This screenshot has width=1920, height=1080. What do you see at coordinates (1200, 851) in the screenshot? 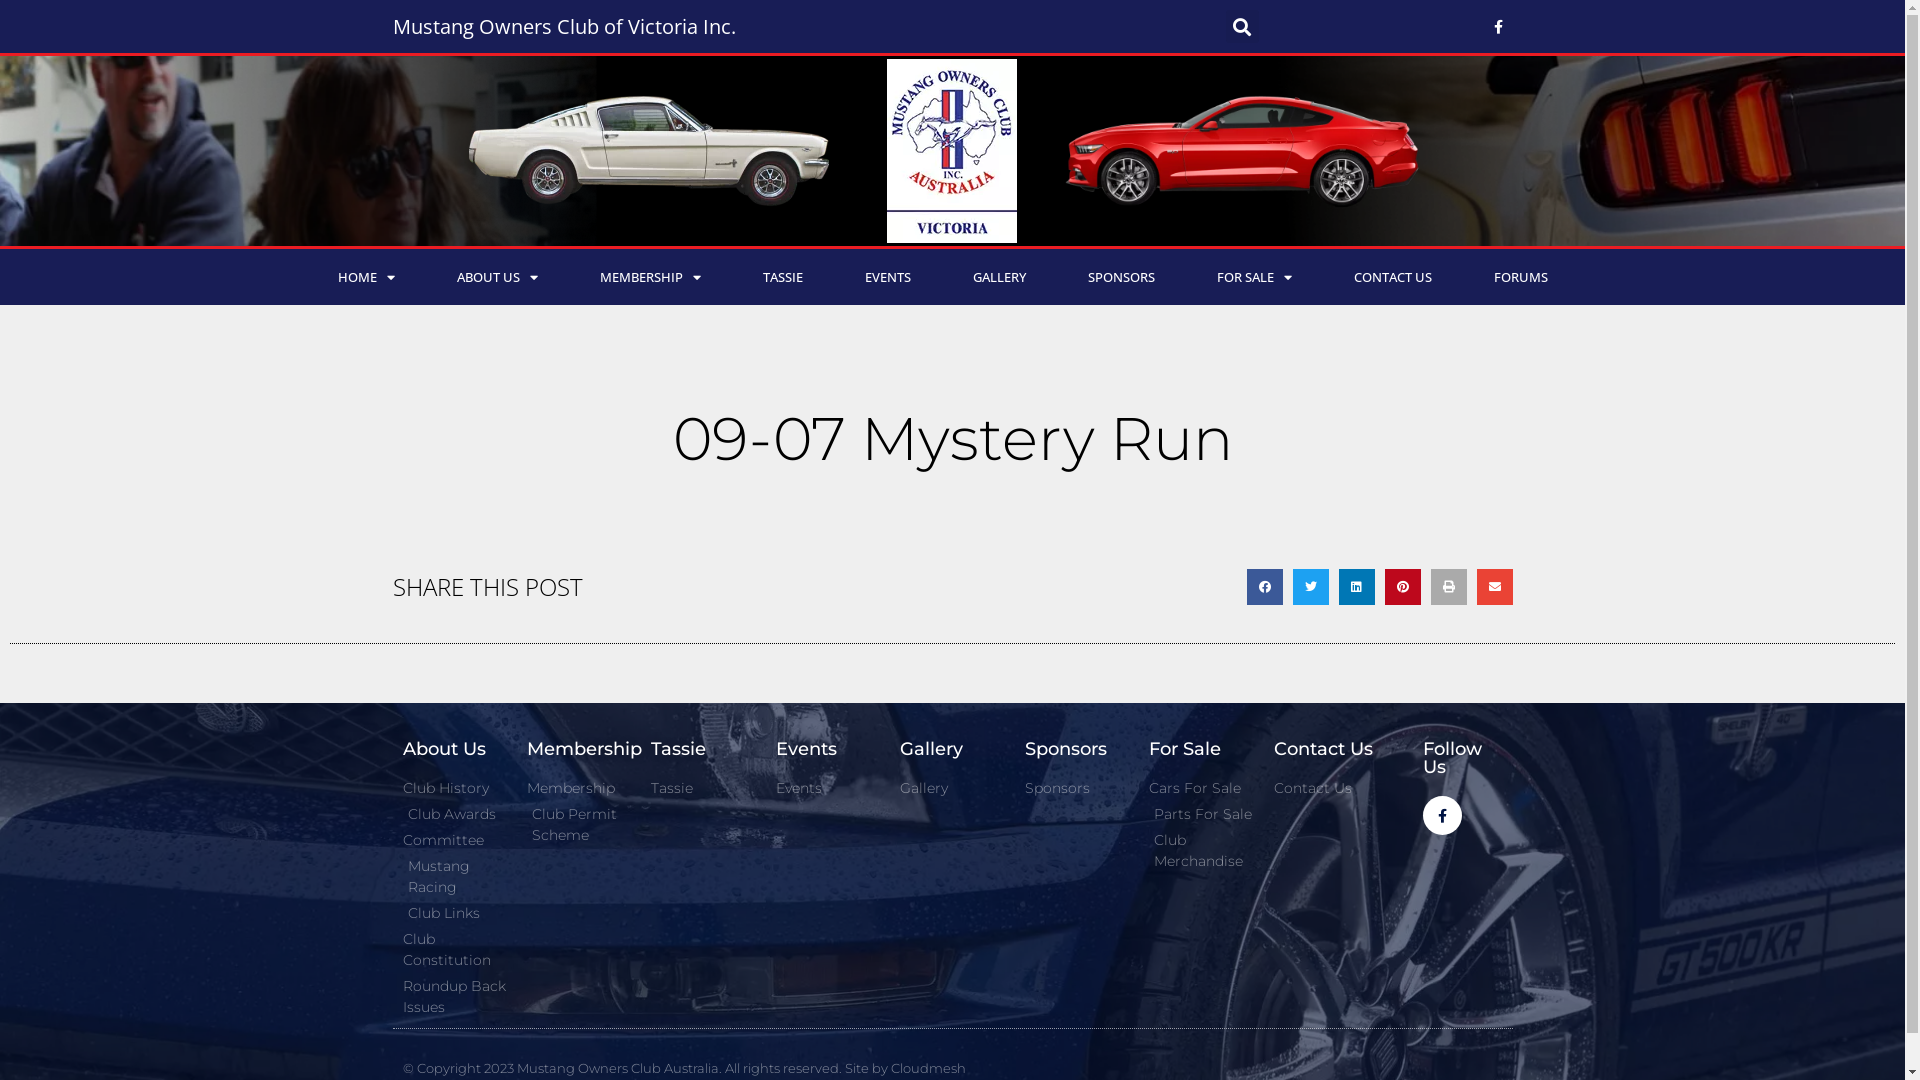
I see `'Club Merchandise'` at bounding box center [1200, 851].